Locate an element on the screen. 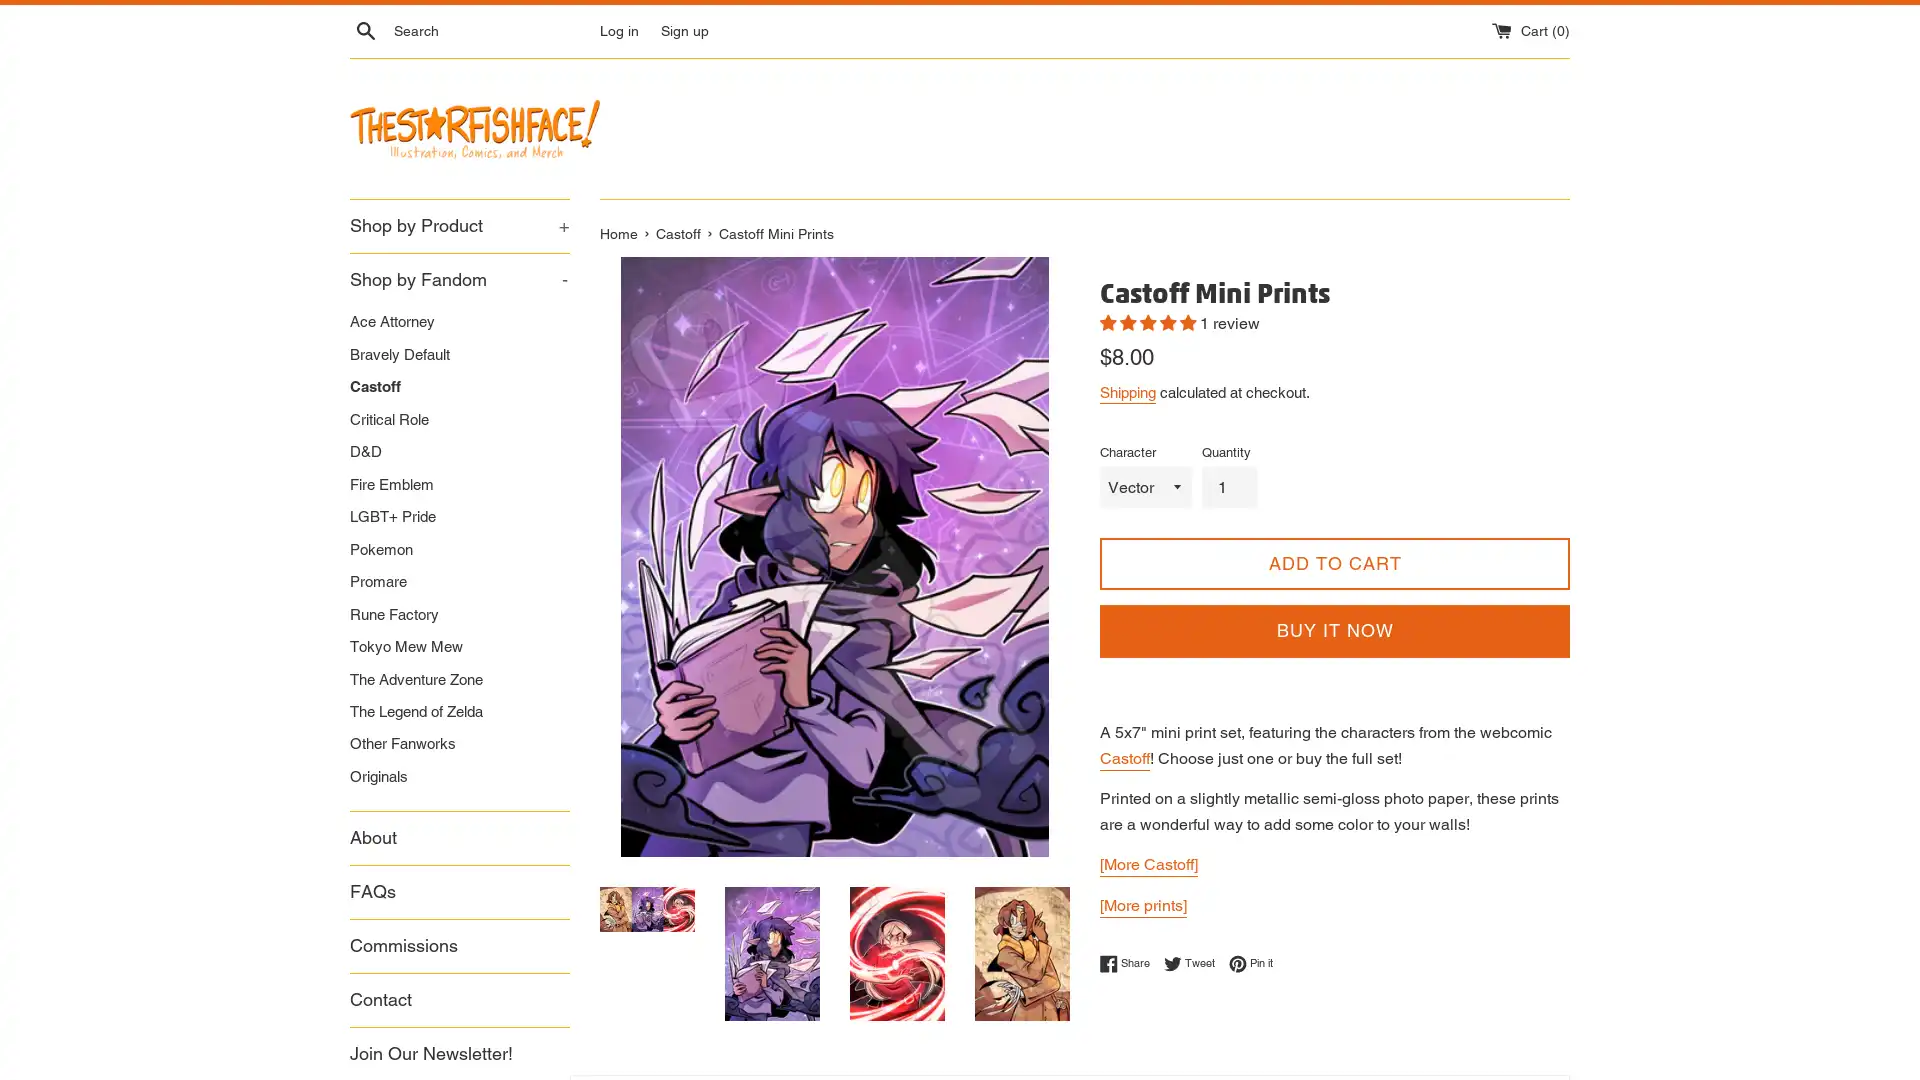 The width and height of the screenshot is (1920, 1080). Shop by Product is located at coordinates (459, 225).